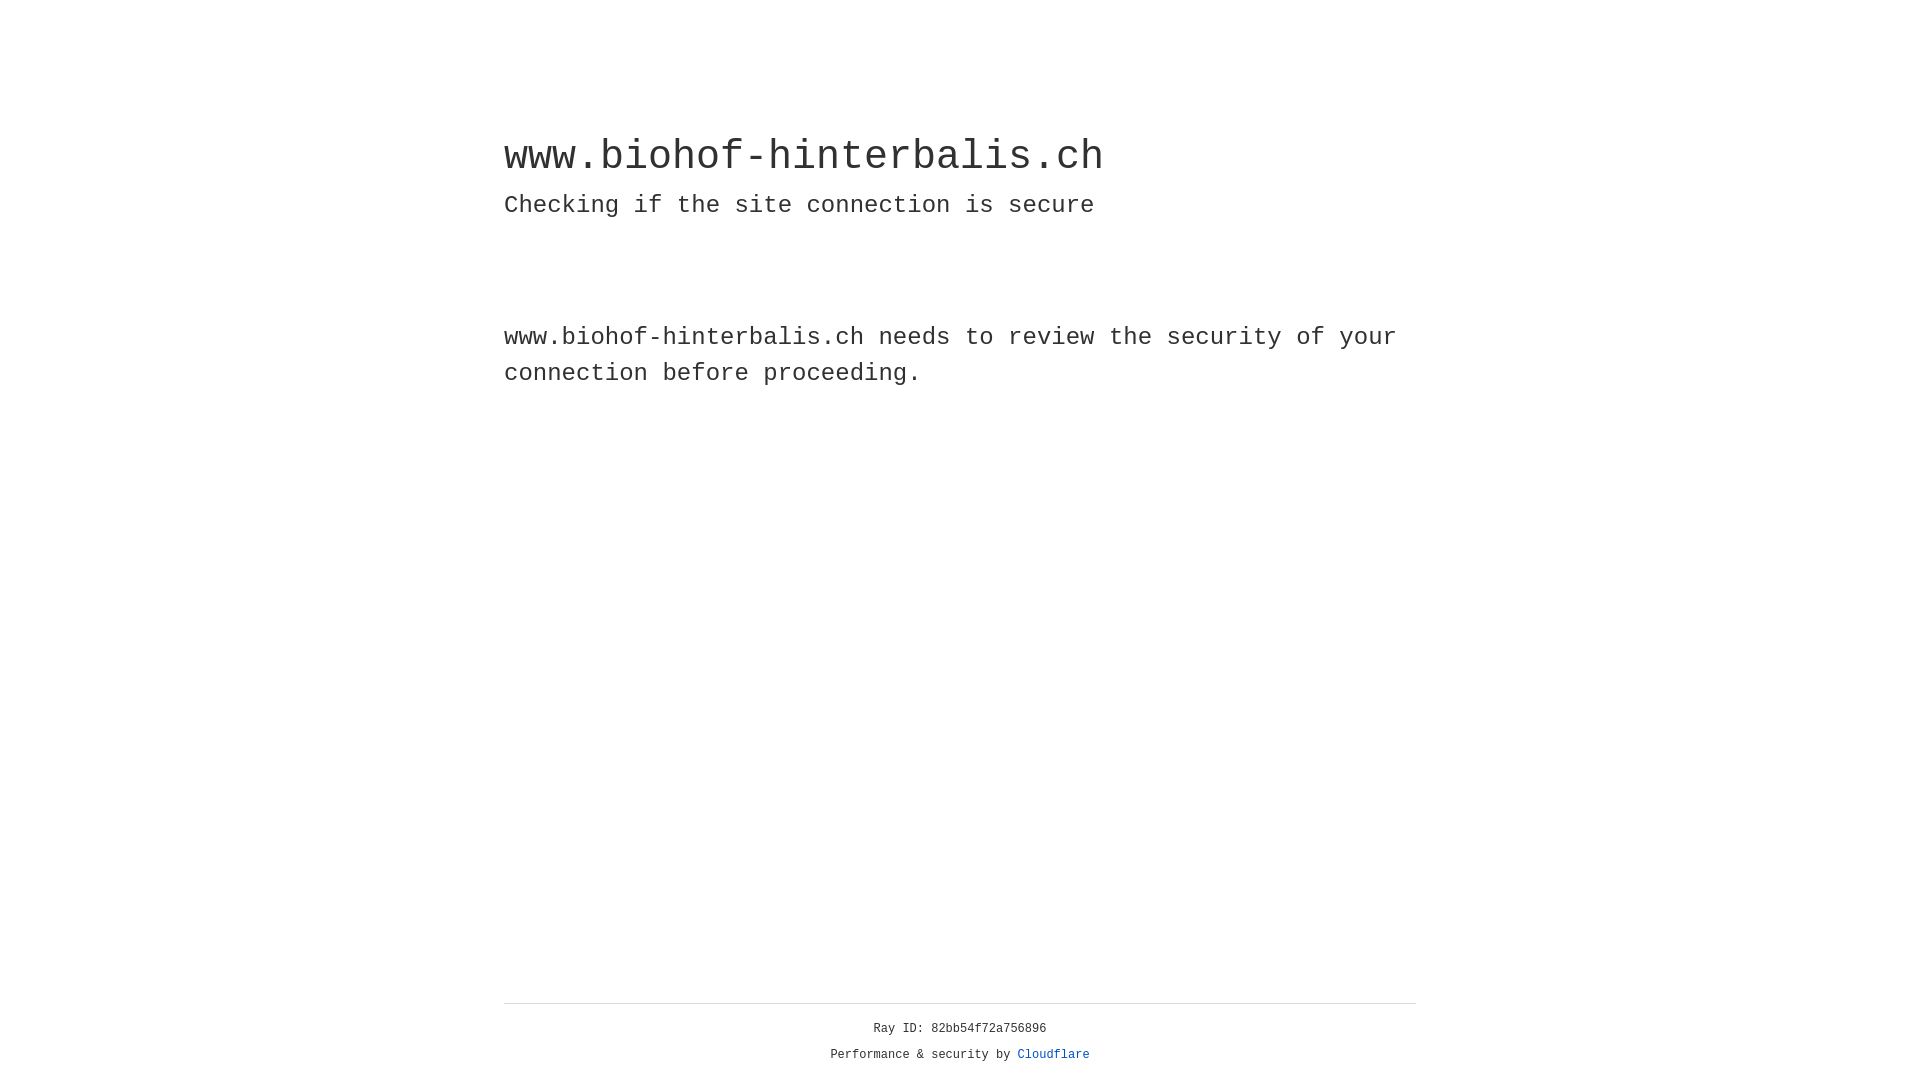 This screenshot has width=1920, height=1080. What do you see at coordinates (1017, 1054) in the screenshot?
I see `'Cloudflare'` at bounding box center [1017, 1054].